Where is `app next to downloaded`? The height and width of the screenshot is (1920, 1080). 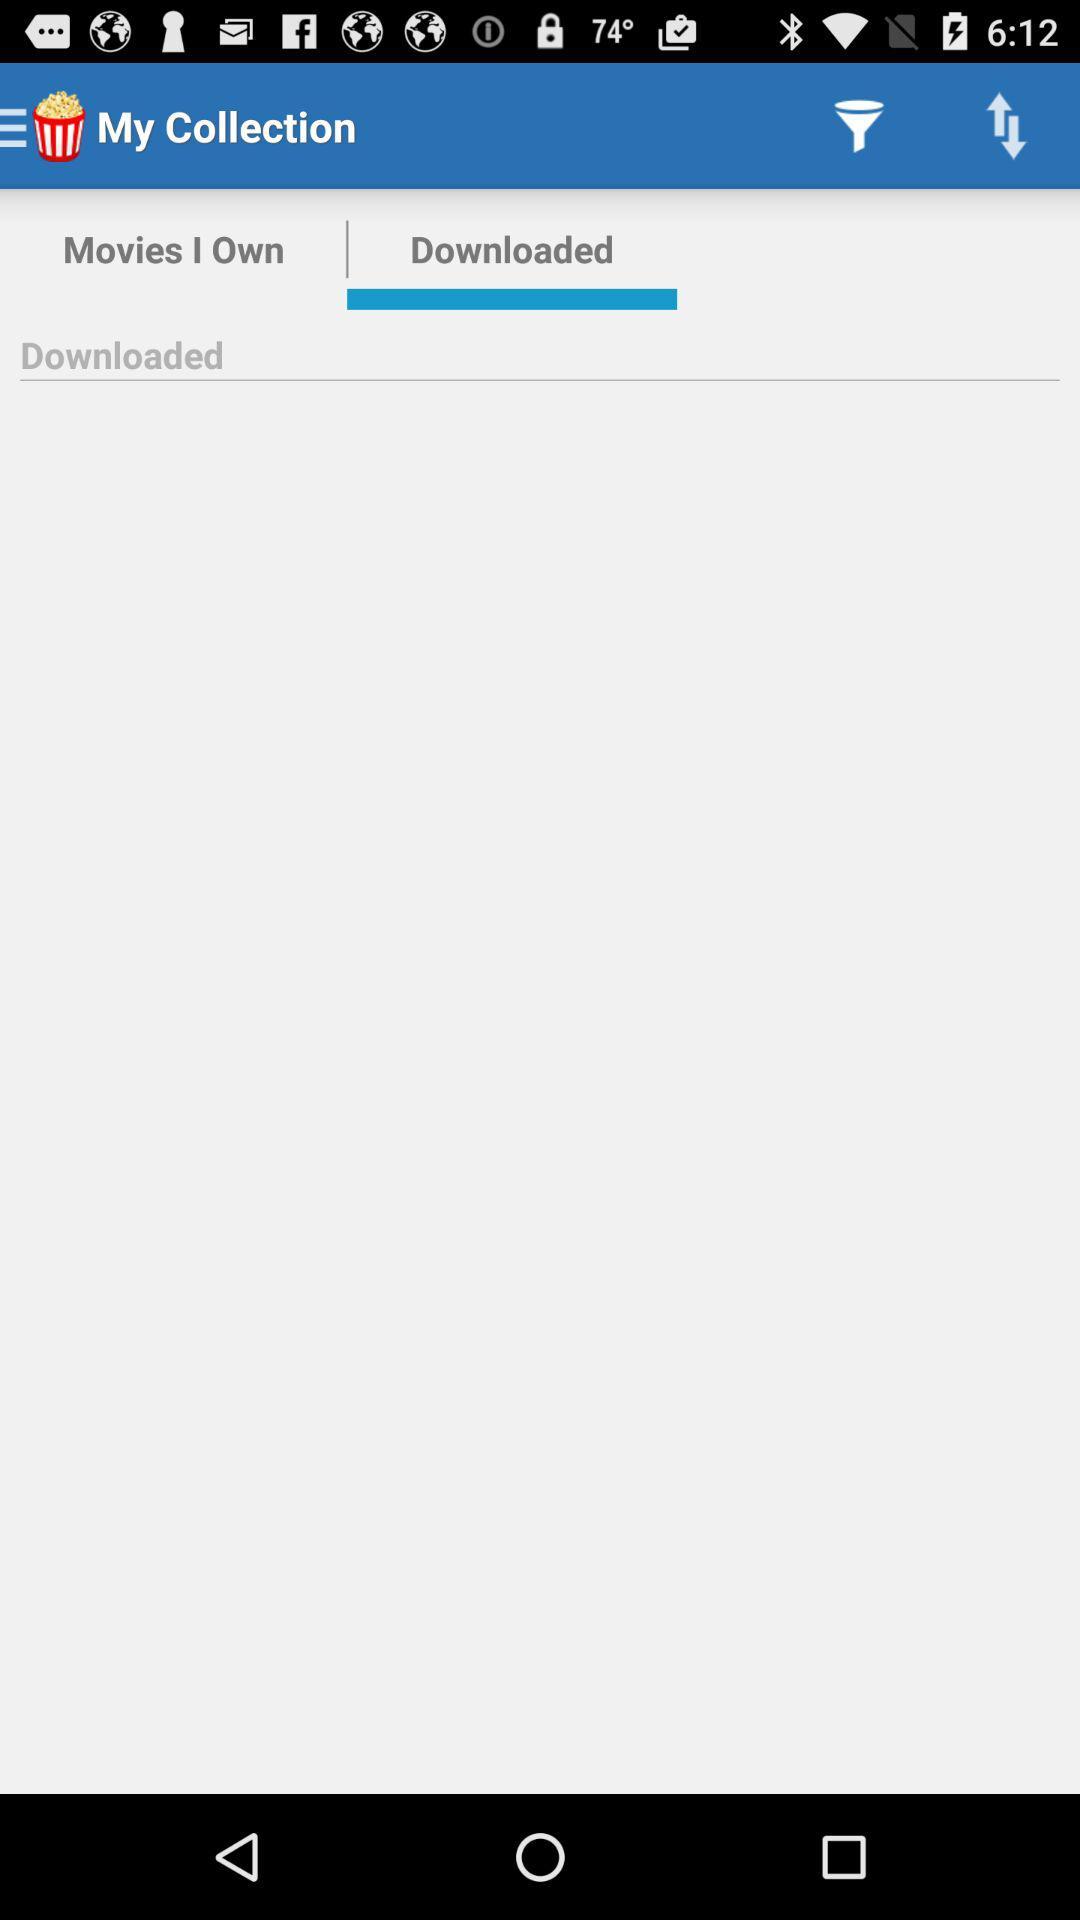
app next to downloaded is located at coordinates (172, 248).